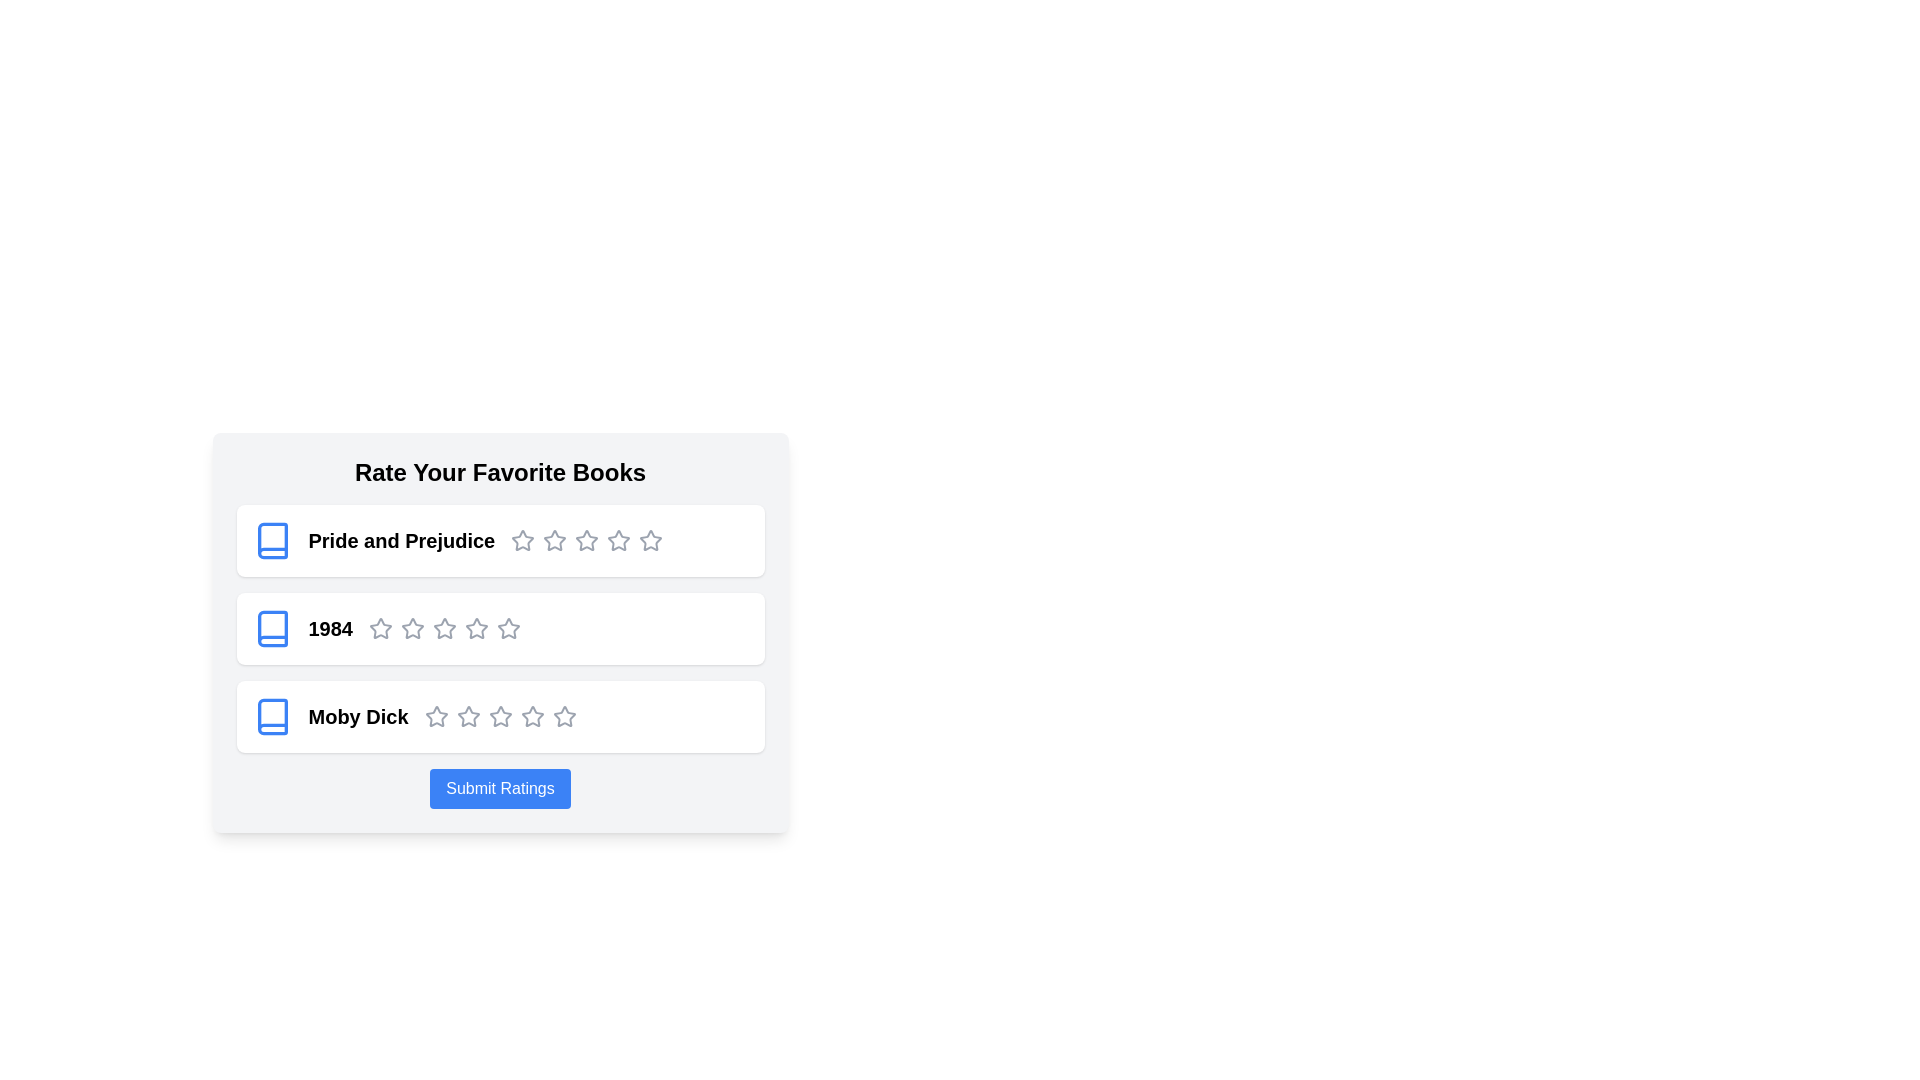 This screenshot has width=1920, height=1080. I want to click on the star icons for the book 'Moby Dick' to indicate their interactivity, so click(435, 716).